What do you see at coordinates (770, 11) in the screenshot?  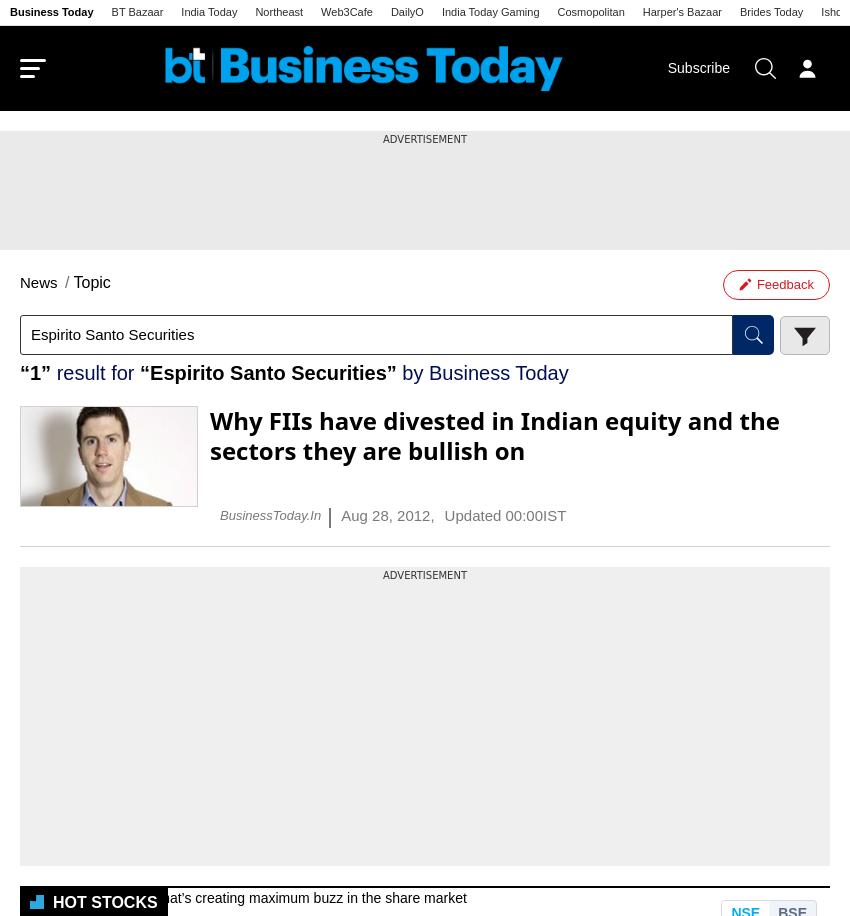 I see `'Brides Today'` at bounding box center [770, 11].